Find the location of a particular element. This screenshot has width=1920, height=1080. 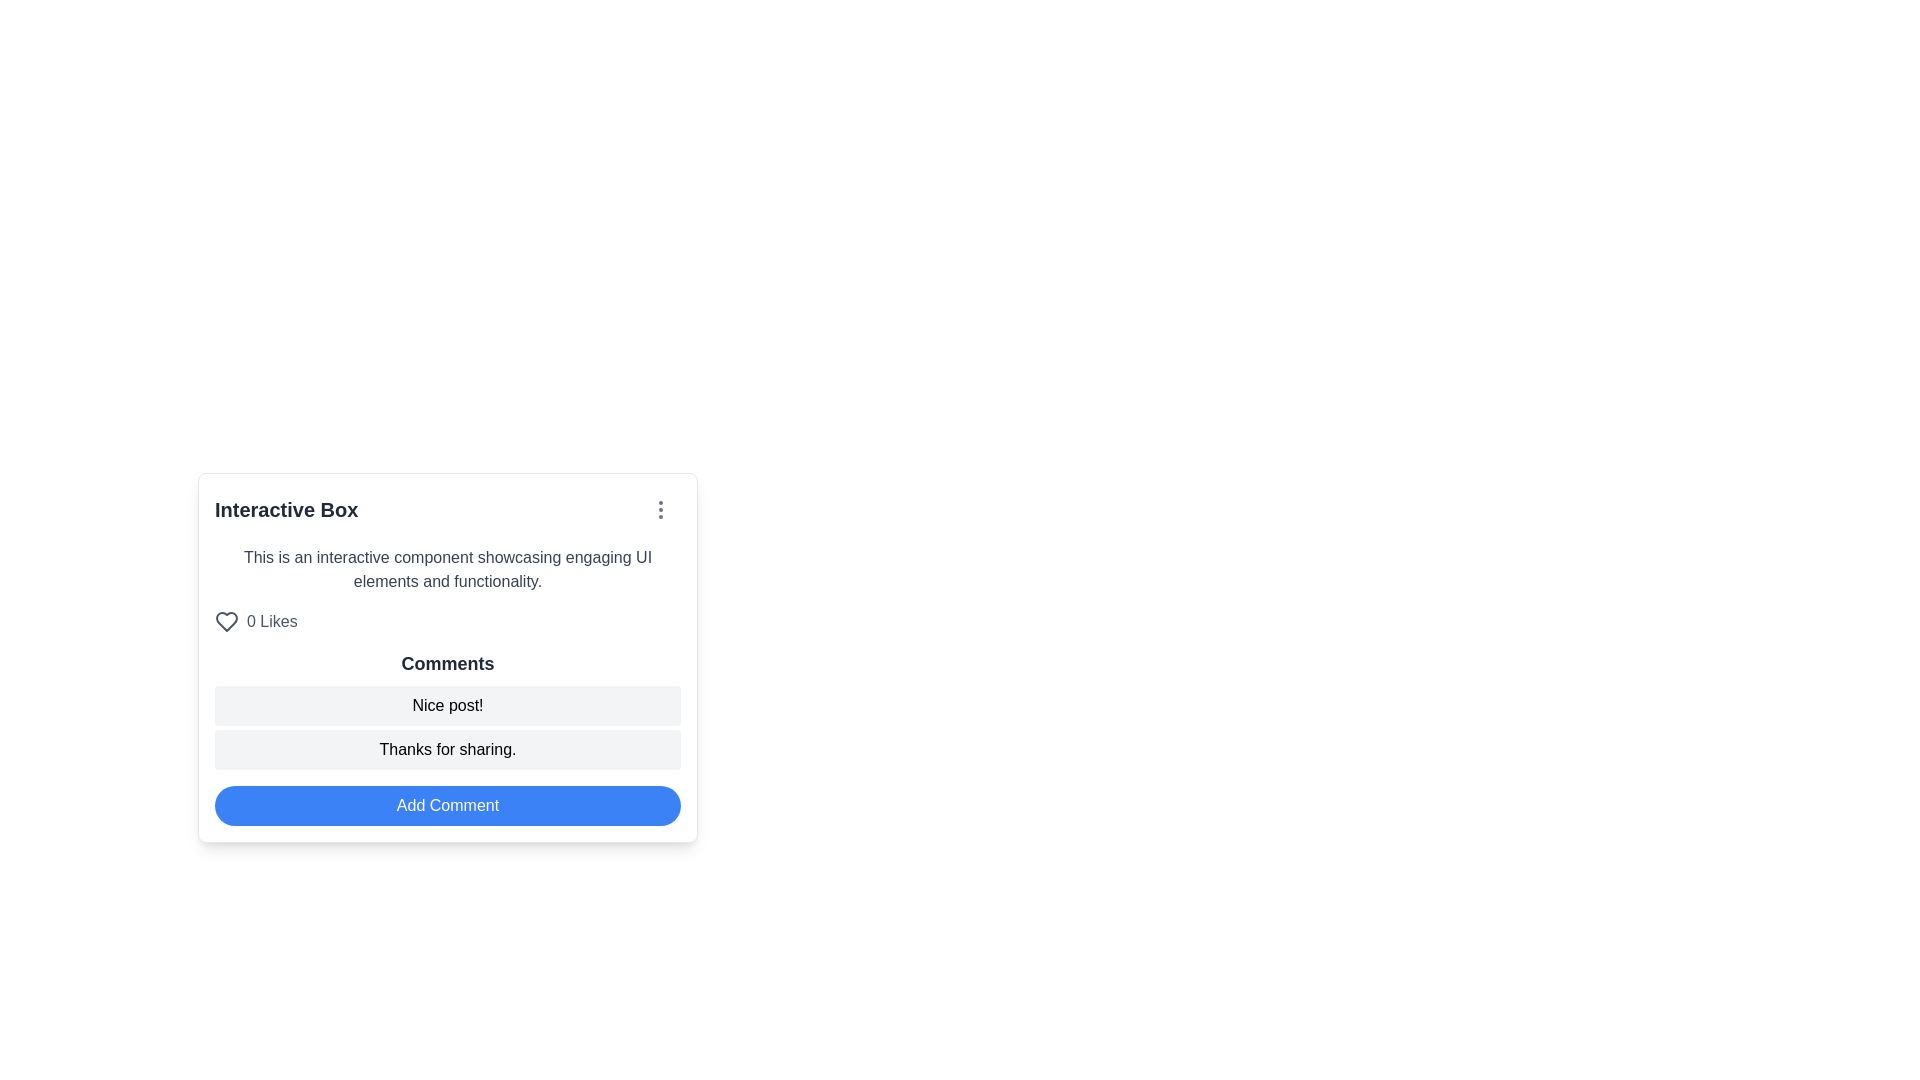

the button located on the far-right of the 'Interactive Box' section is located at coordinates (661, 508).